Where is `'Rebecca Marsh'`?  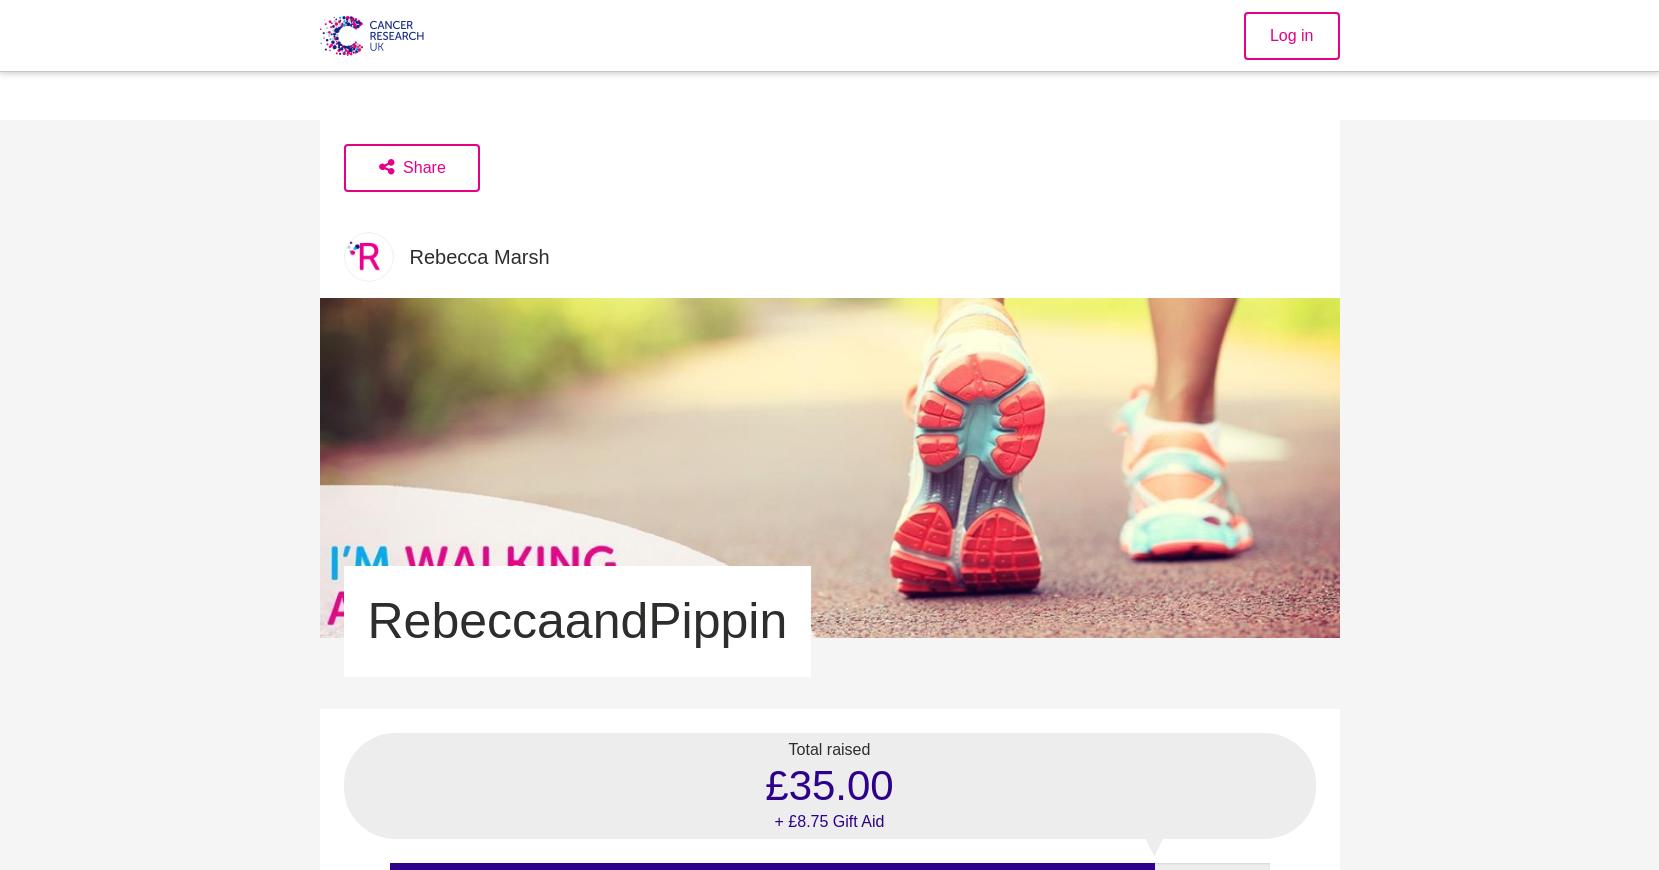 'Rebecca Marsh' is located at coordinates (408, 256).